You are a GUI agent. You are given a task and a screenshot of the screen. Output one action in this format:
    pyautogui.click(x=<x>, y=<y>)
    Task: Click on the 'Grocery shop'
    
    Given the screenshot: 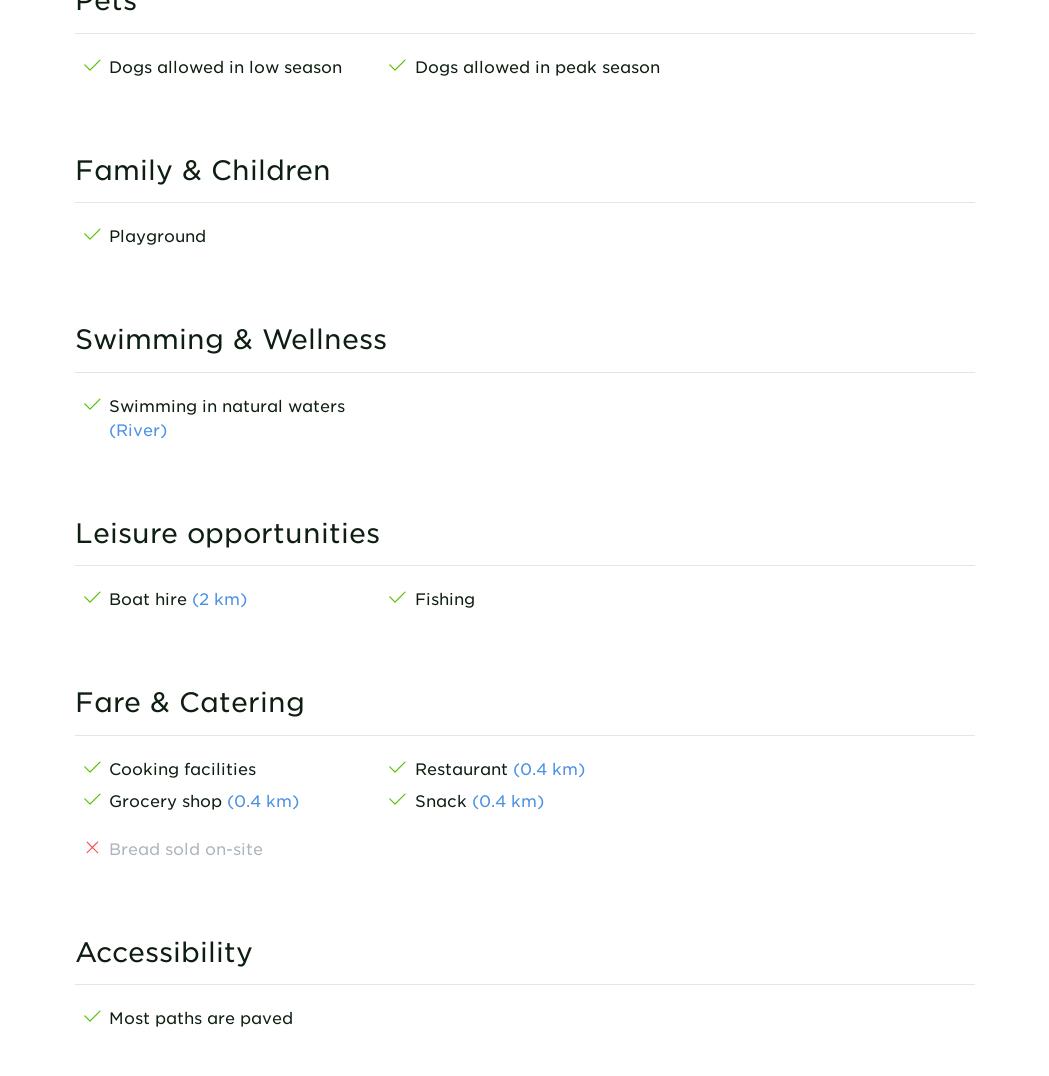 What is the action you would take?
    pyautogui.click(x=164, y=799)
    